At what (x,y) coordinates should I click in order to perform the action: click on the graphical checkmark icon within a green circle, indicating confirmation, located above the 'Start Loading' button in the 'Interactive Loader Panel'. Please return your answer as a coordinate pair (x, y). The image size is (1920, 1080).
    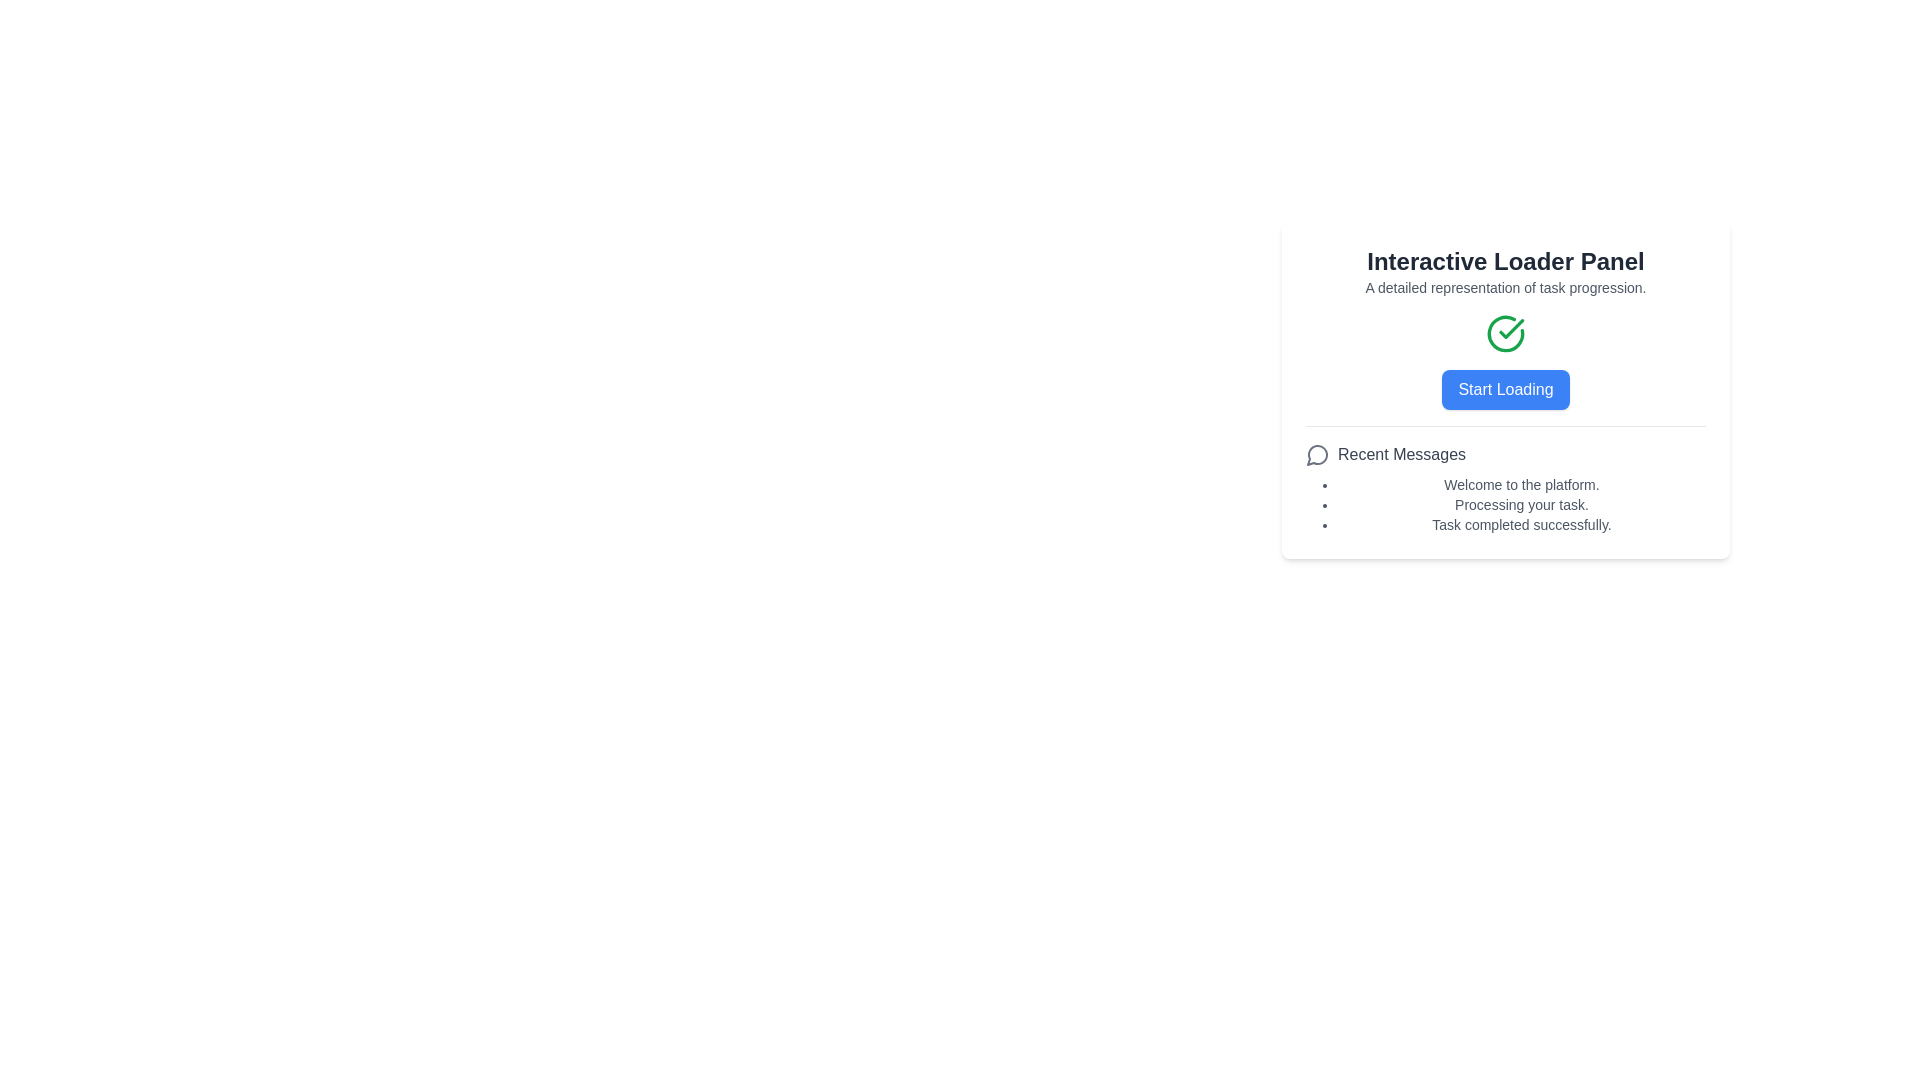
    Looking at the image, I should click on (1511, 327).